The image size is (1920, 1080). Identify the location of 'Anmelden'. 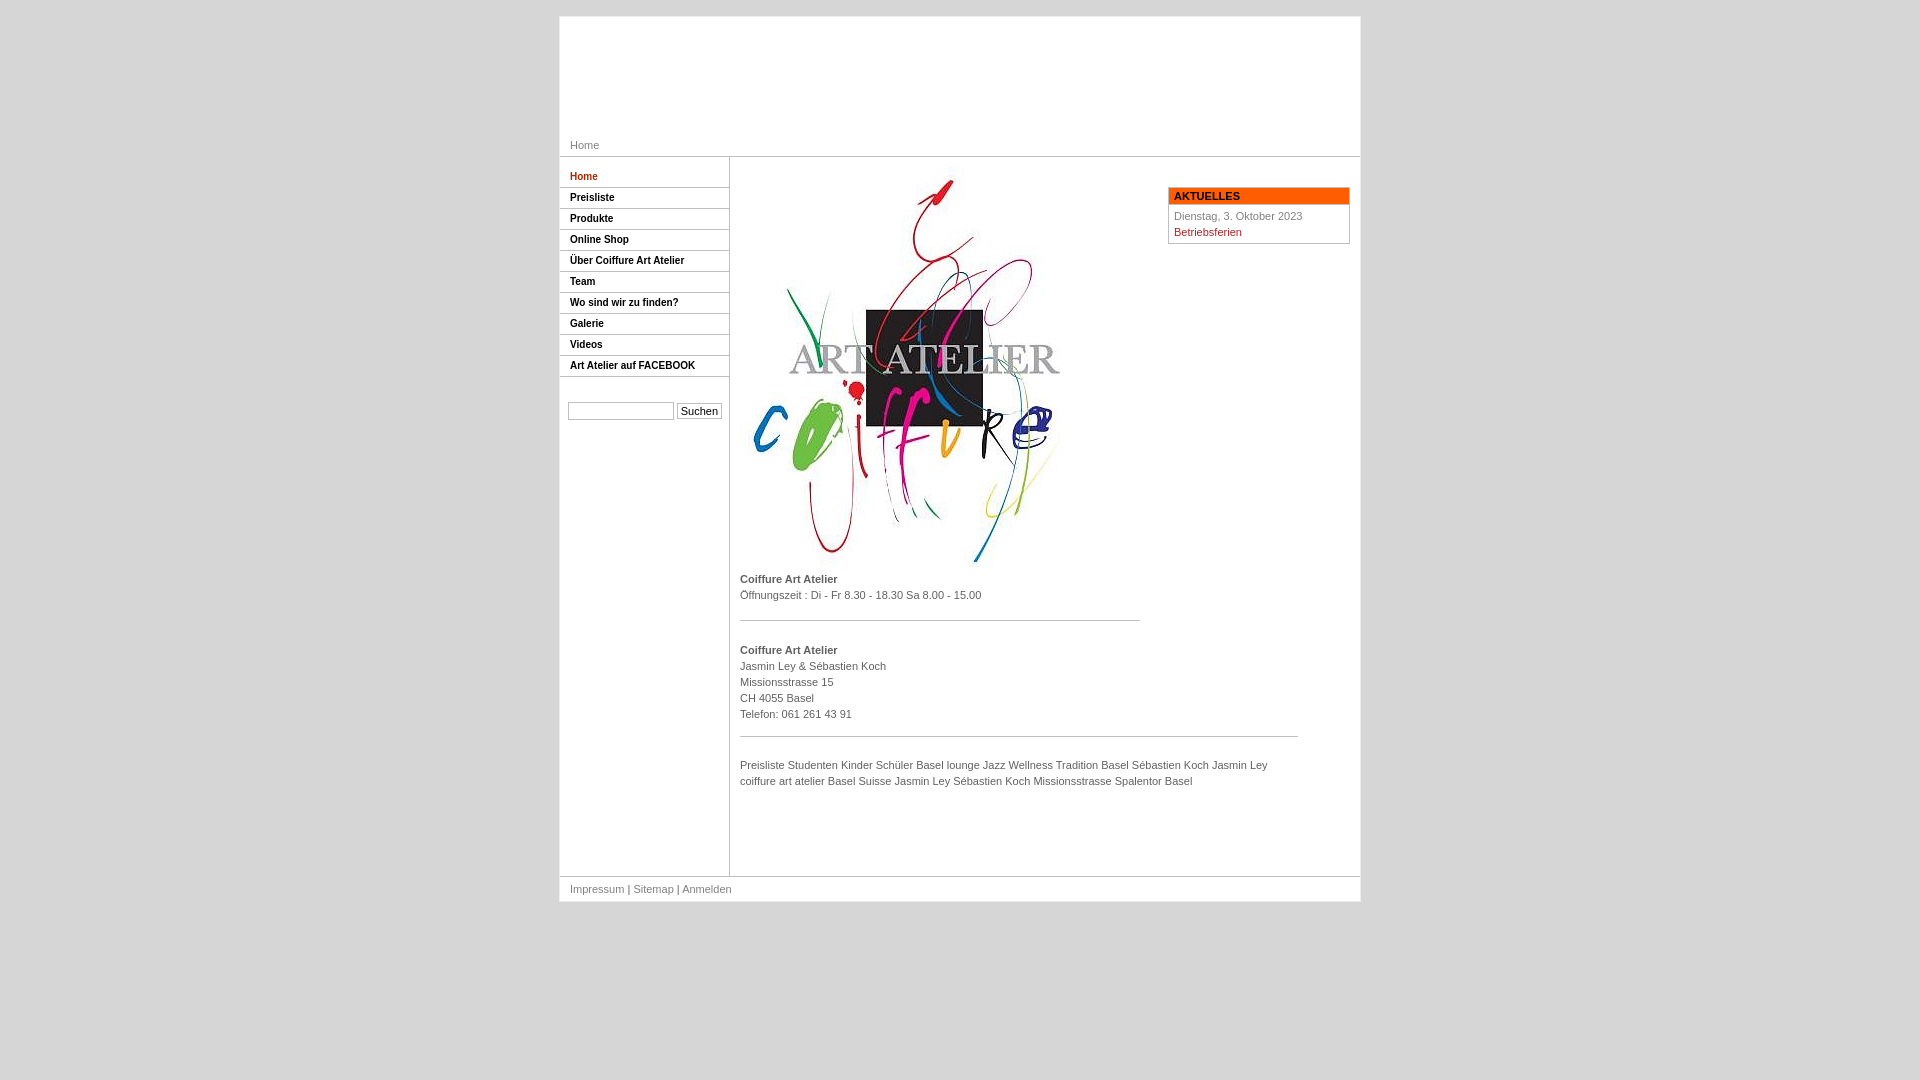
(681, 887).